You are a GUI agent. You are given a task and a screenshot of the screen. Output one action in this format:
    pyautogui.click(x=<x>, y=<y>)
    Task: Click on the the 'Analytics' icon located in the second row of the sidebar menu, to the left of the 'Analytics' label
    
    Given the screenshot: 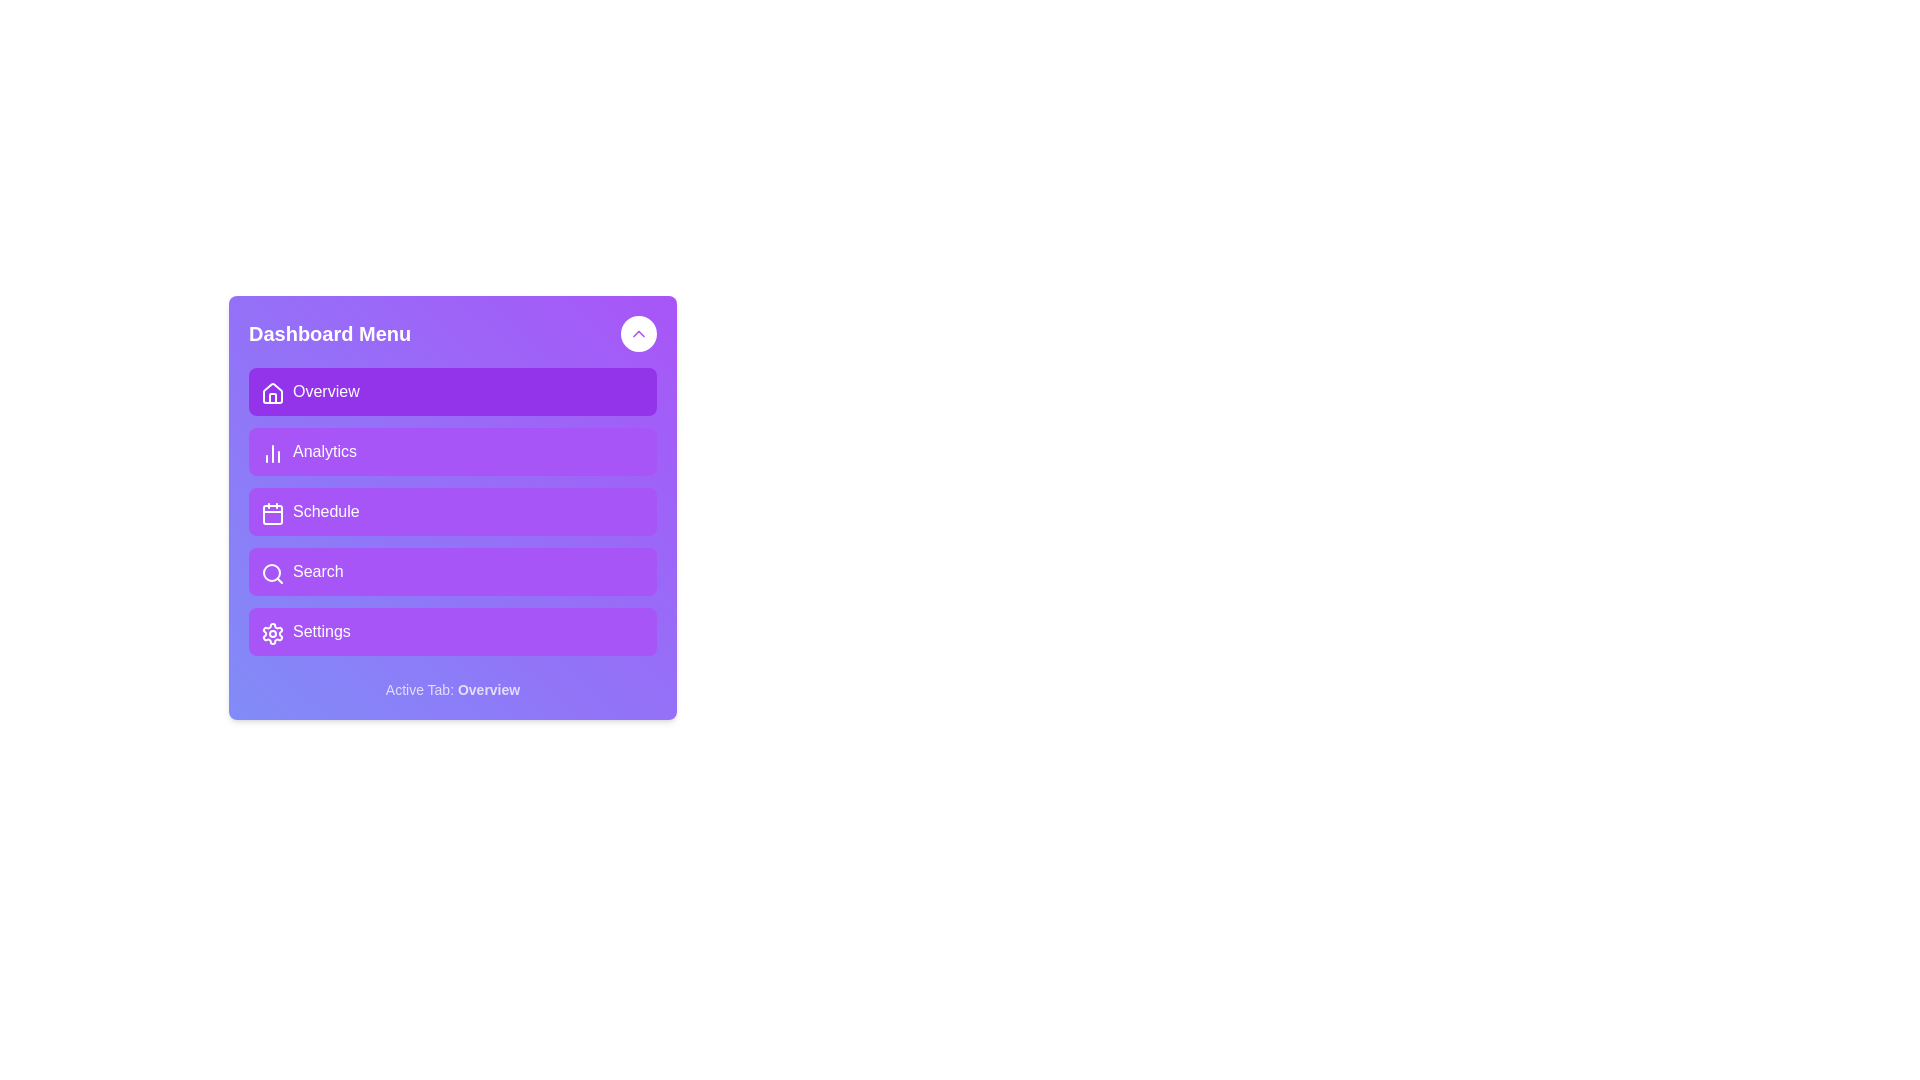 What is the action you would take?
    pyautogui.click(x=272, y=454)
    